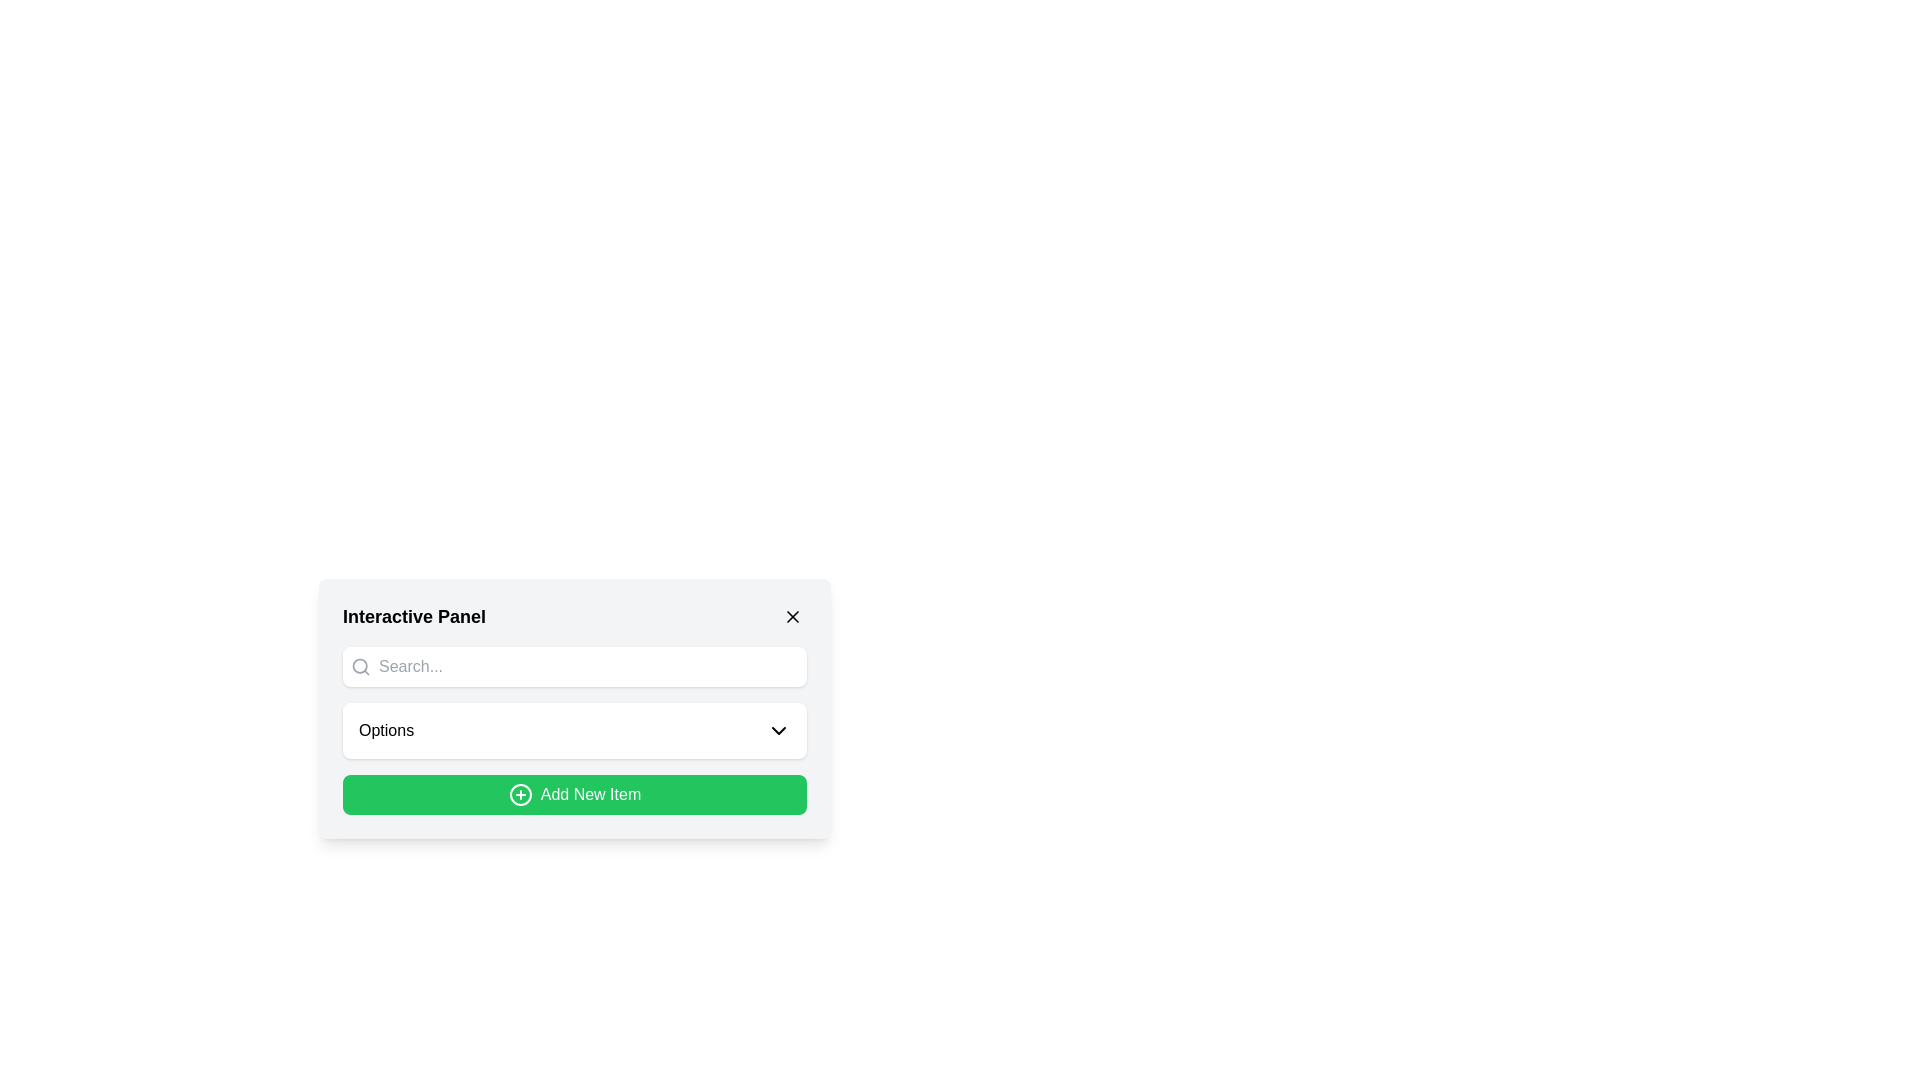 This screenshot has height=1080, width=1920. What do you see at coordinates (360, 666) in the screenshot?
I see `the circular SVG graphic element located within the search field of the 'Interactive Panel'` at bounding box center [360, 666].